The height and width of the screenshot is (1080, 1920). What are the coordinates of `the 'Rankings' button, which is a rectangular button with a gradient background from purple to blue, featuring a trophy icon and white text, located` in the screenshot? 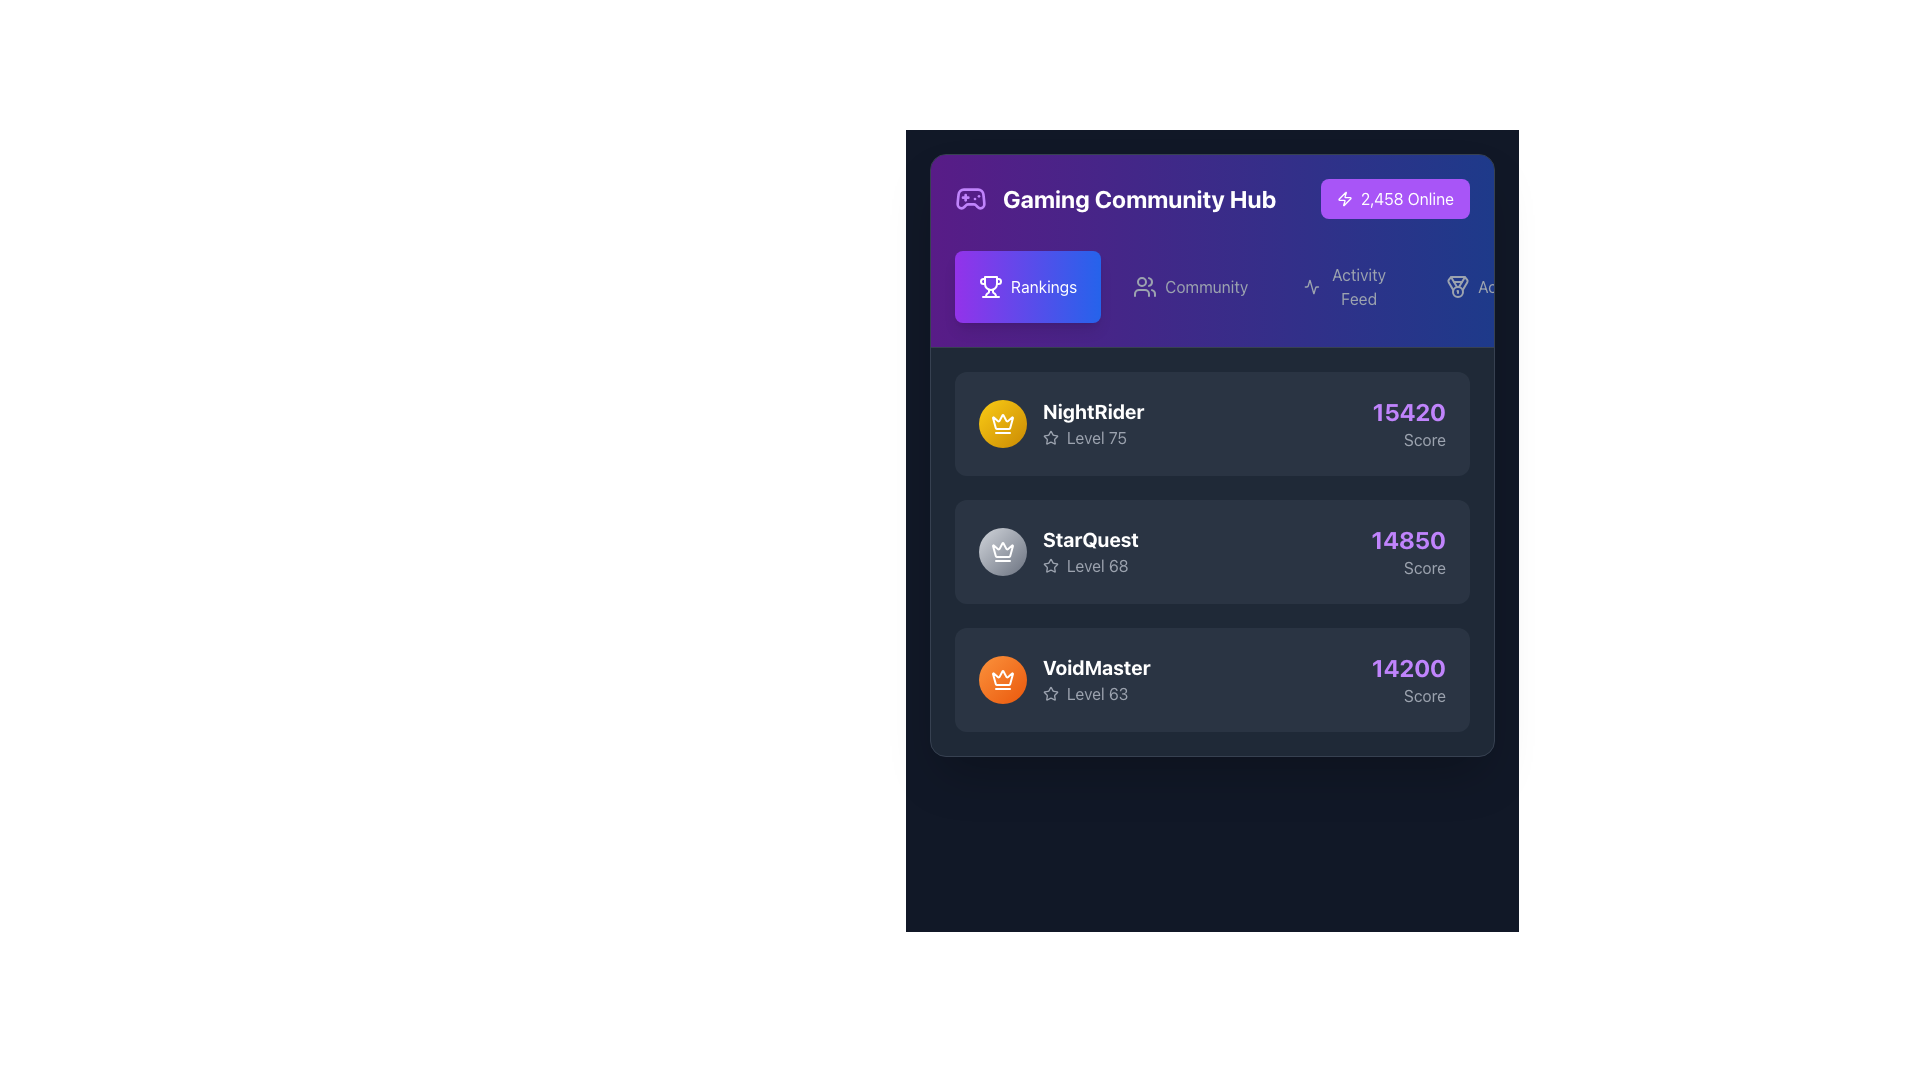 It's located at (1027, 286).